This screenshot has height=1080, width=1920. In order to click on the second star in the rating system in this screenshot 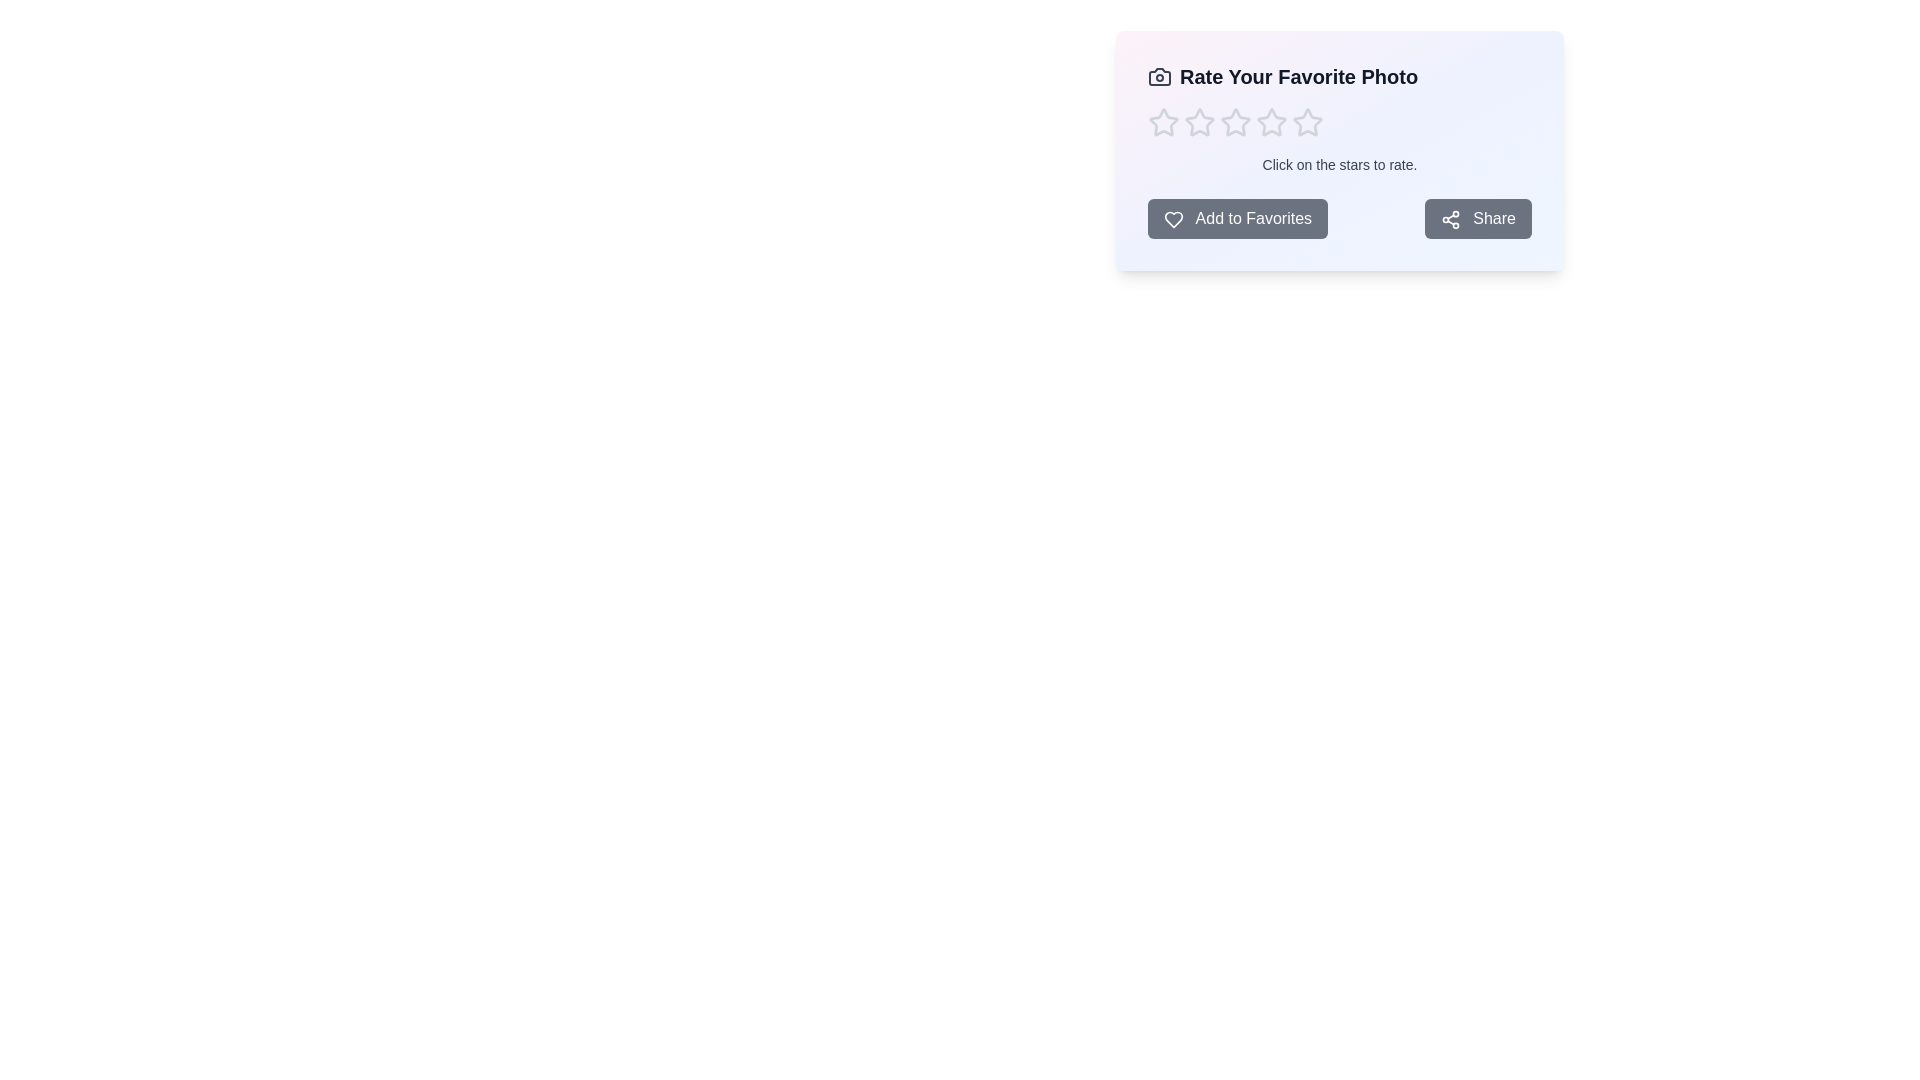, I will do `click(1200, 123)`.